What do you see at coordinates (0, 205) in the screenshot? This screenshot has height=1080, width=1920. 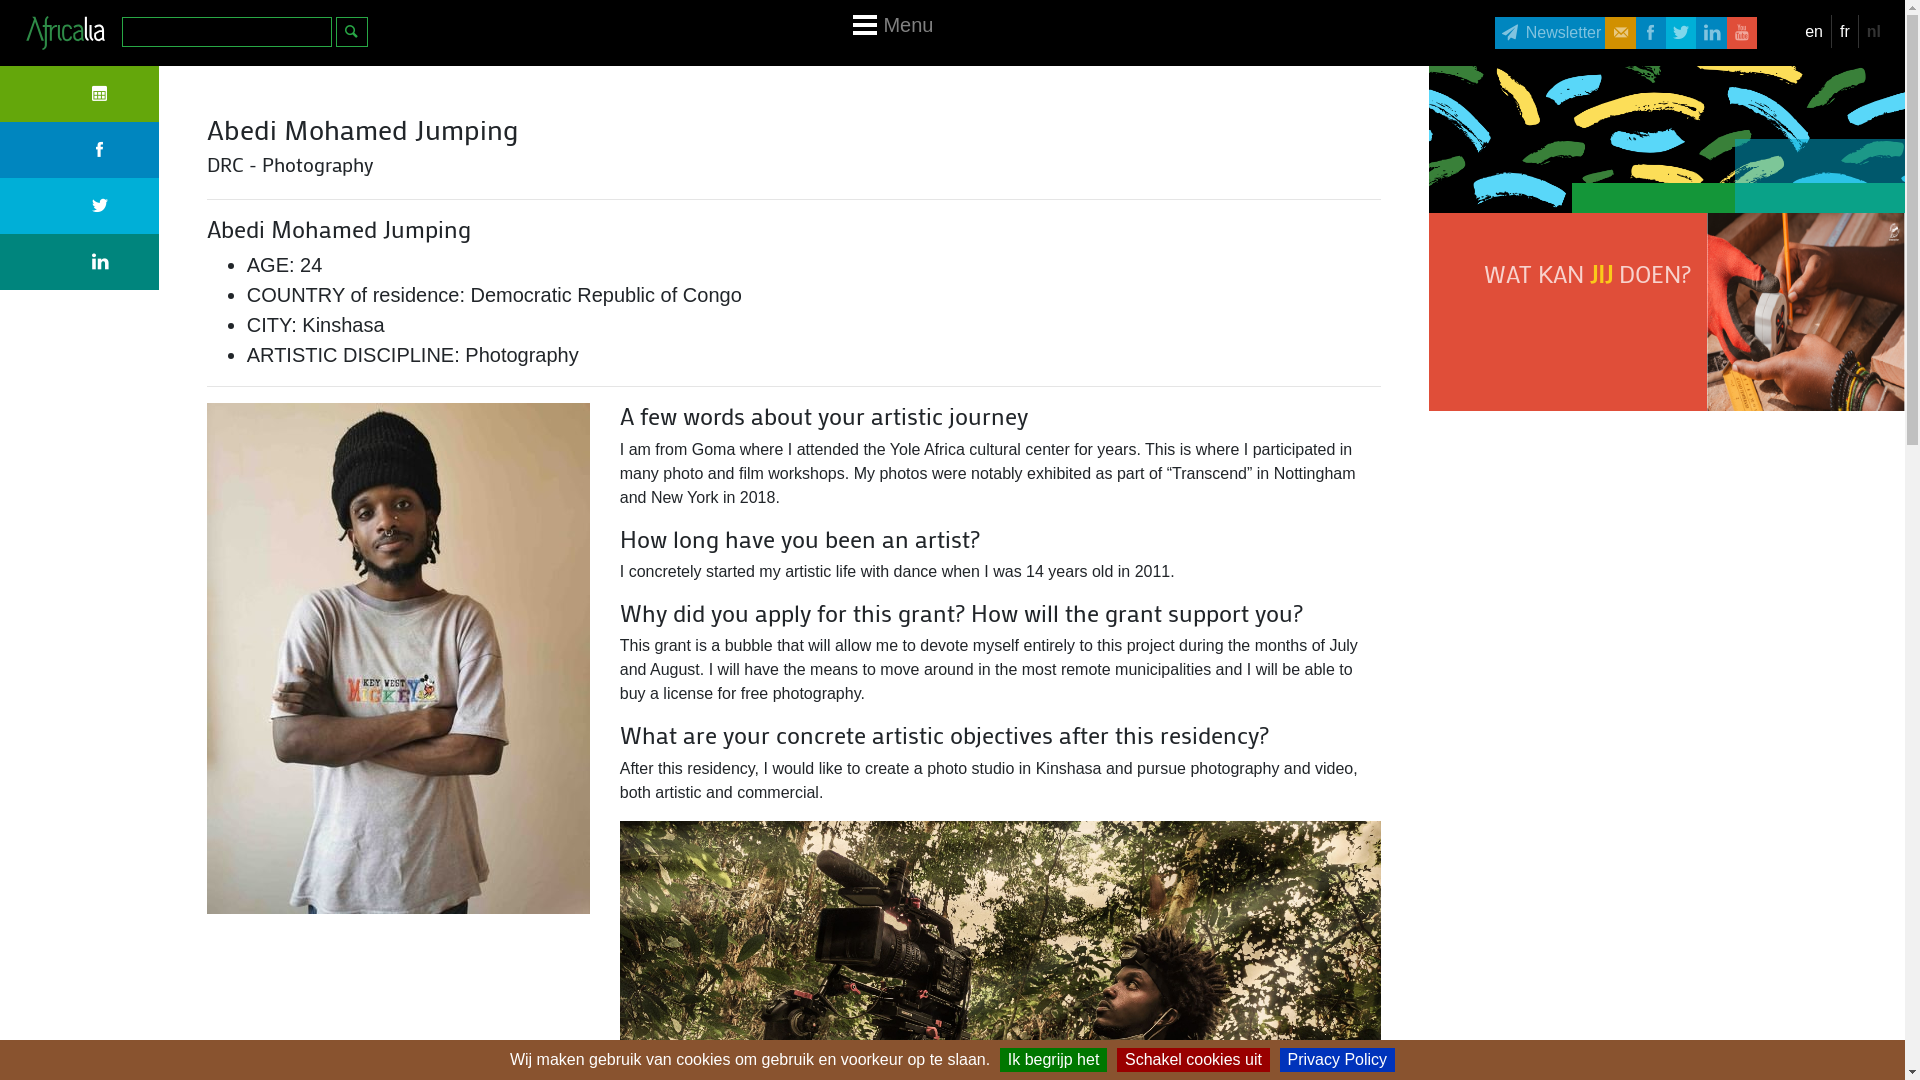 I see `'Twitter'` at bounding box center [0, 205].